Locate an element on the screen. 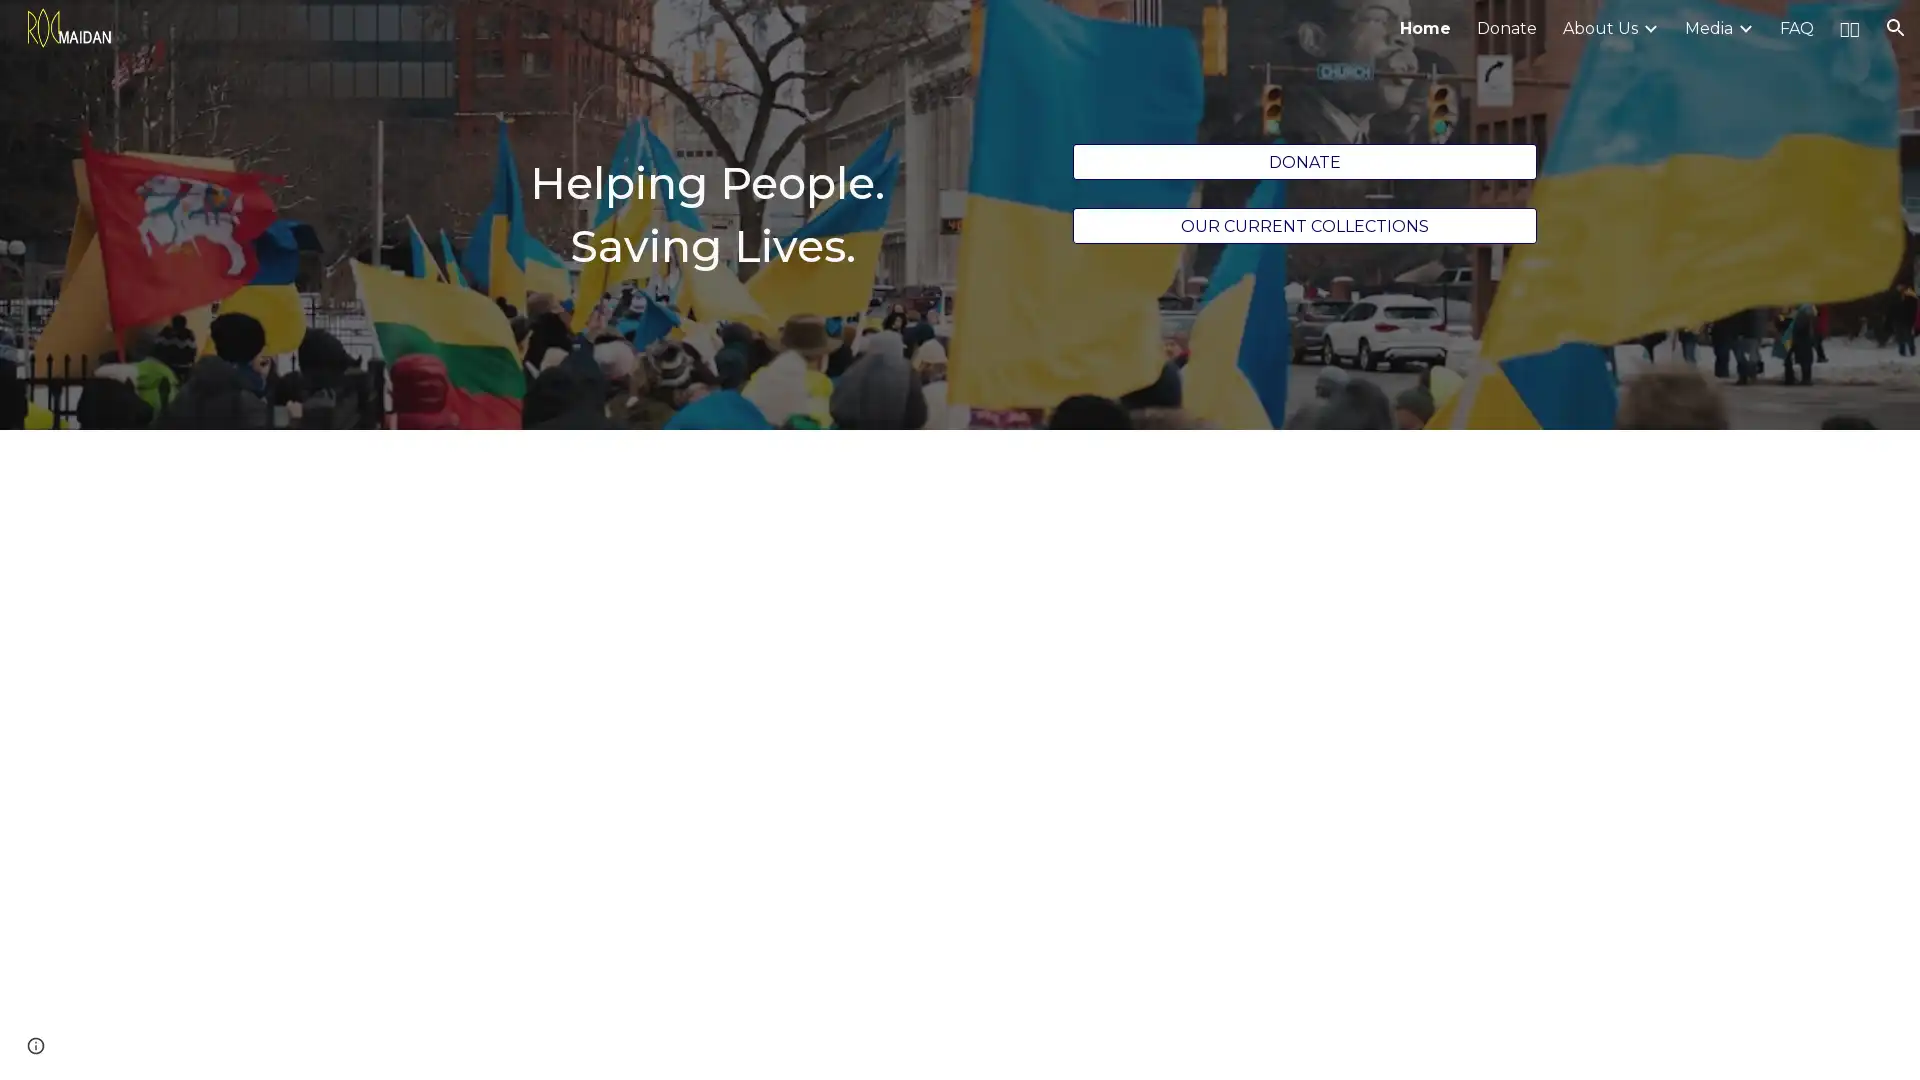 This screenshot has width=1920, height=1080. Skip to main content is located at coordinates (787, 37).